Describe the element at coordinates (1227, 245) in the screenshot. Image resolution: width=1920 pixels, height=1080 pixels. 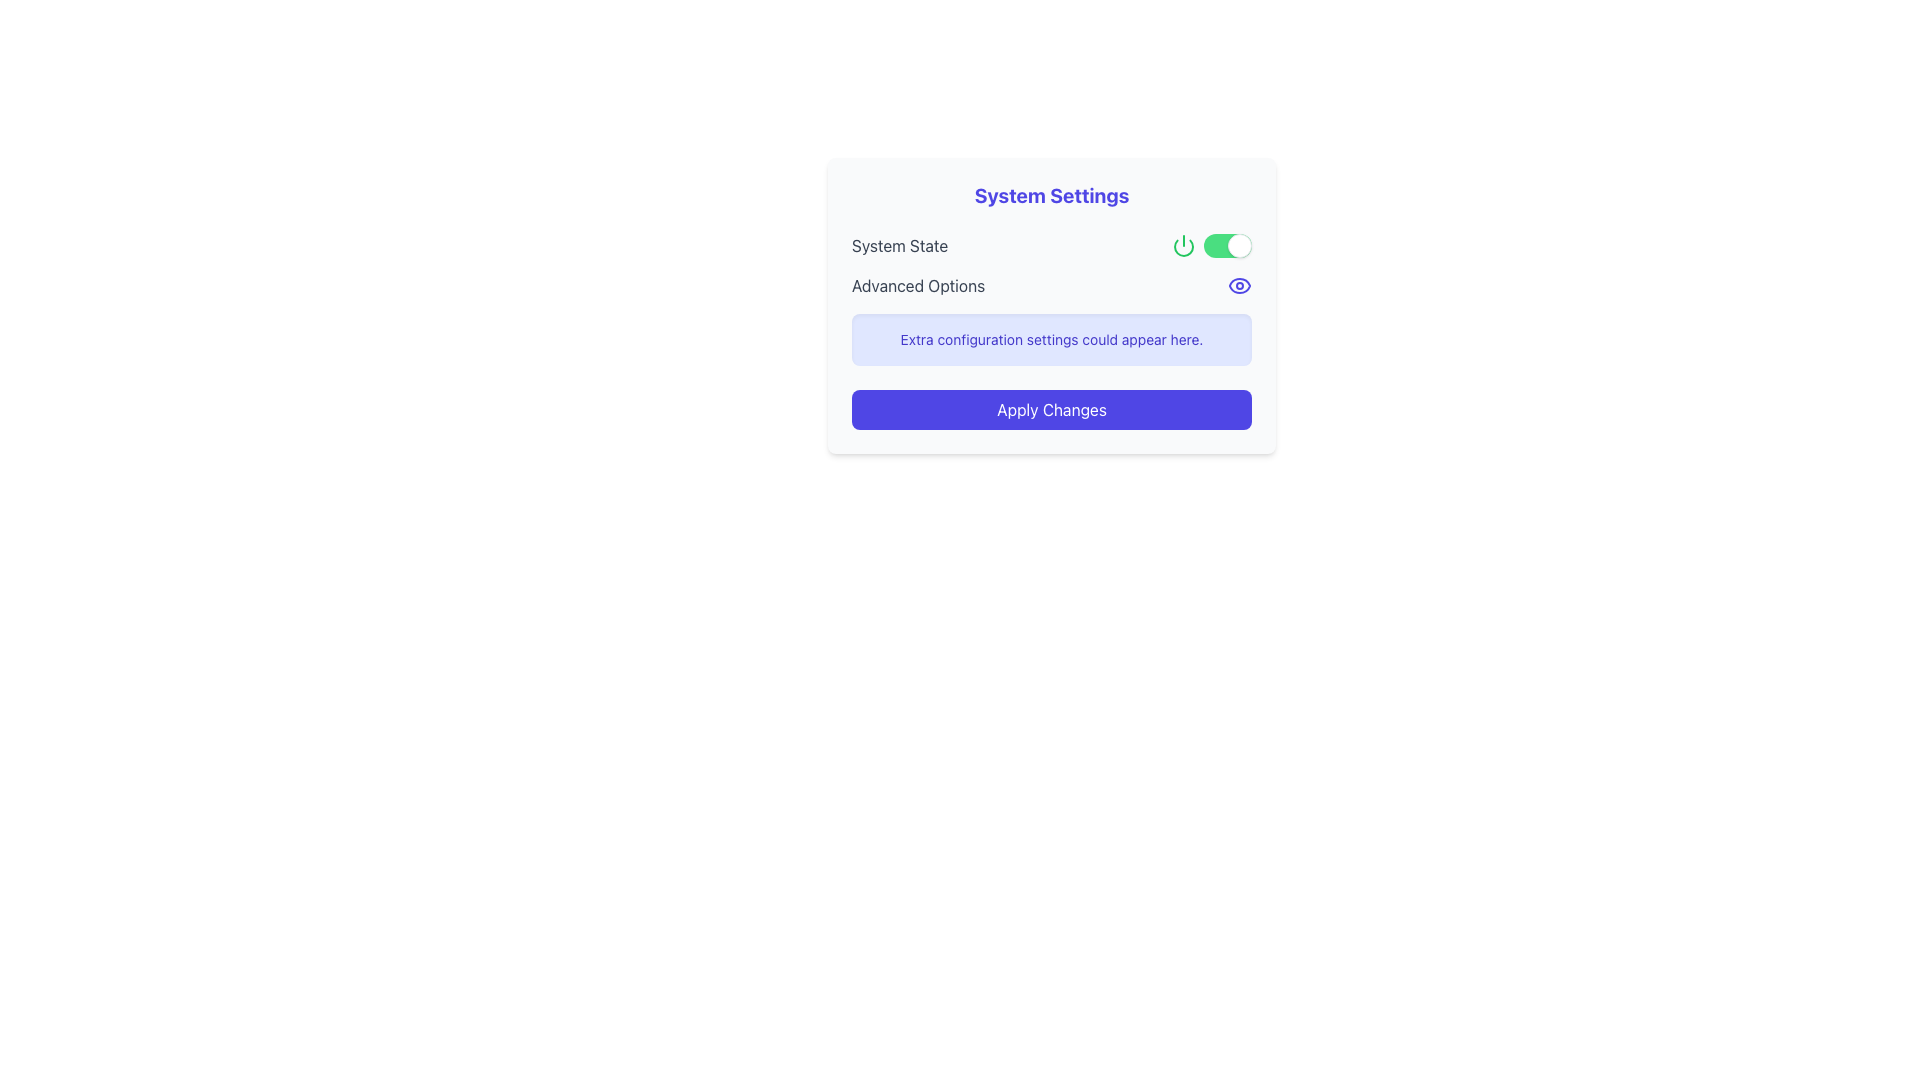
I see `the toggle switch located in the 'System Settings' section to the right of the 'System State' label` at that location.